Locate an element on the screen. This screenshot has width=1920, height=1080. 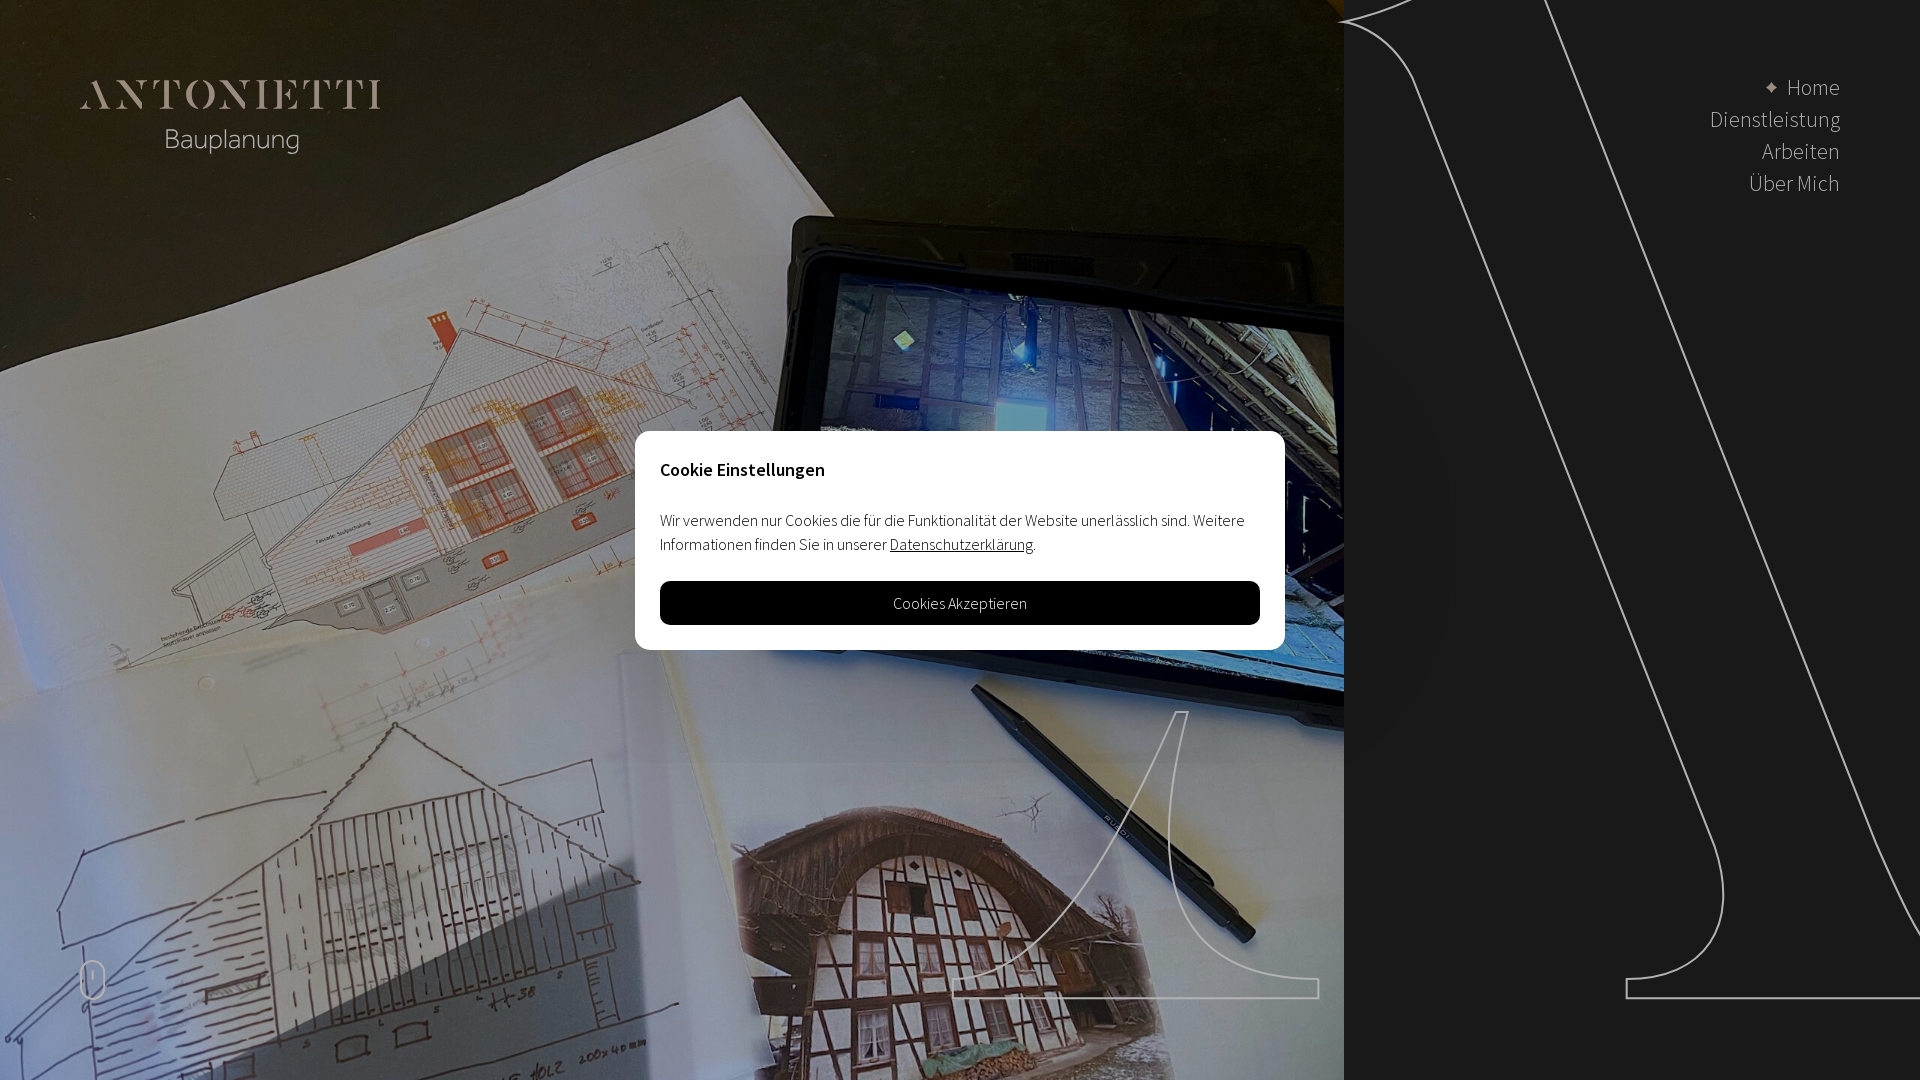
'Home' is located at coordinates (1803, 86).